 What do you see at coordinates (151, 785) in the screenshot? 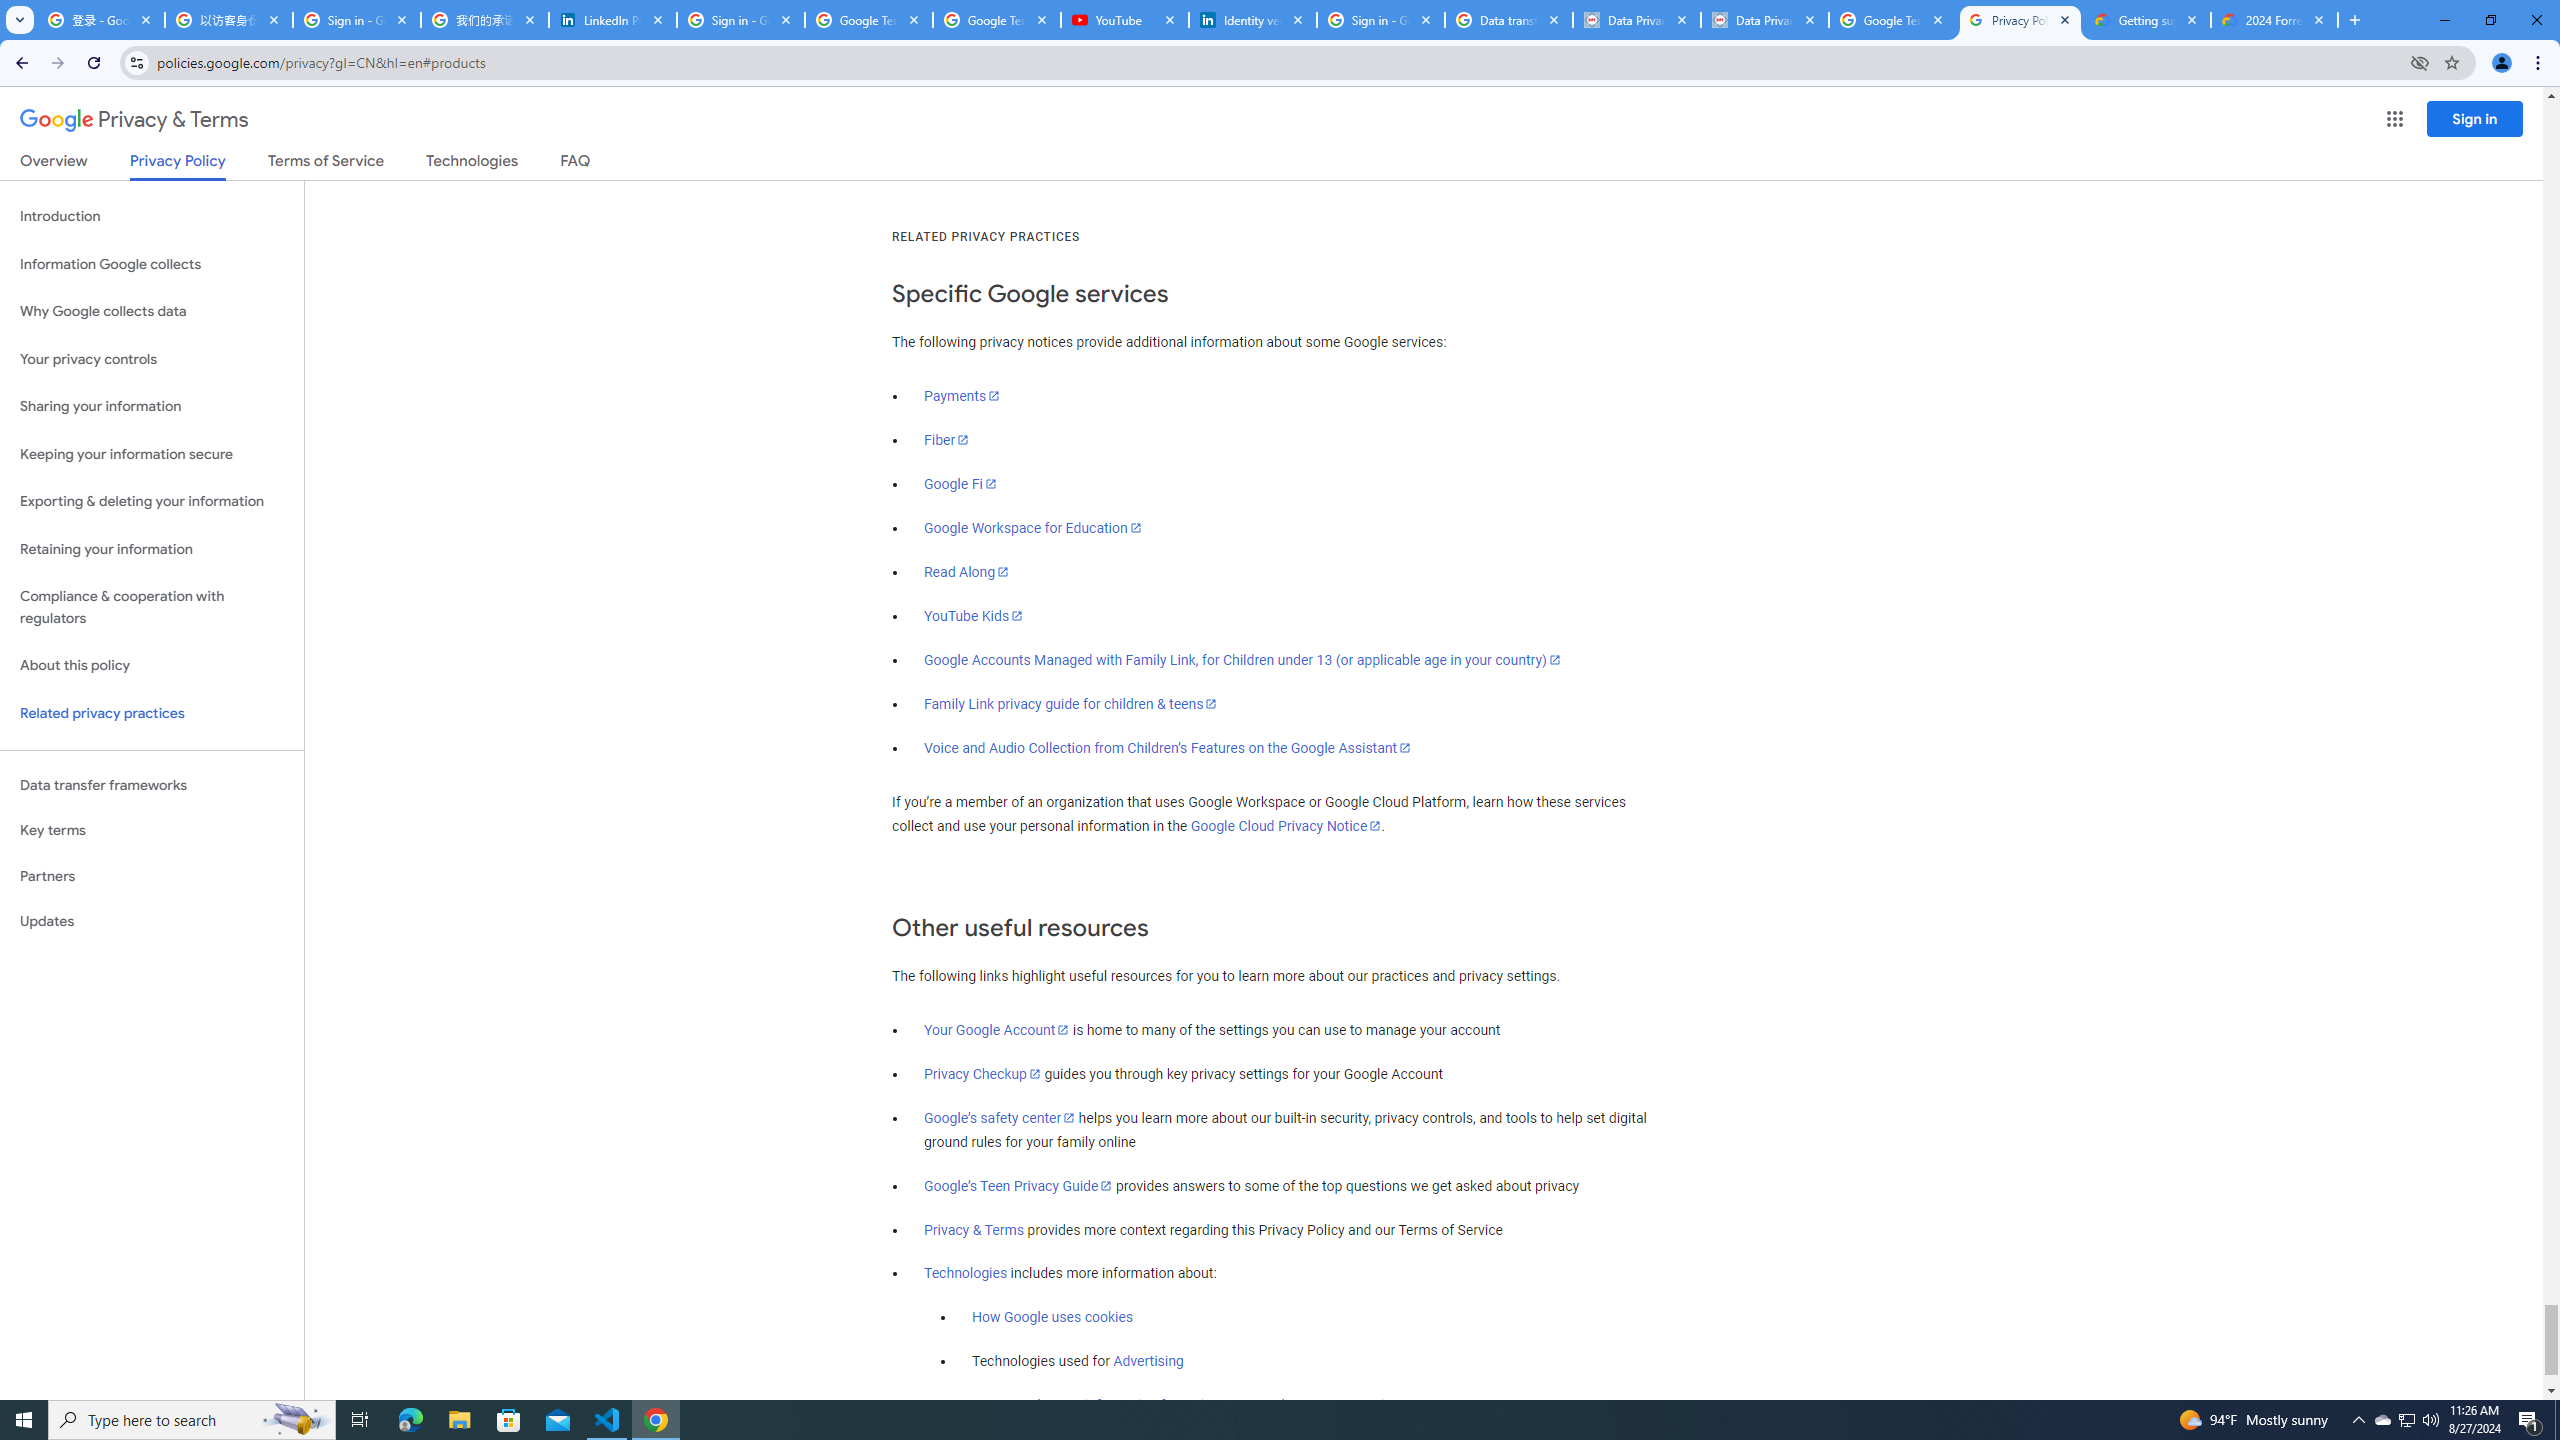
I see `'Data transfer frameworks'` at bounding box center [151, 785].